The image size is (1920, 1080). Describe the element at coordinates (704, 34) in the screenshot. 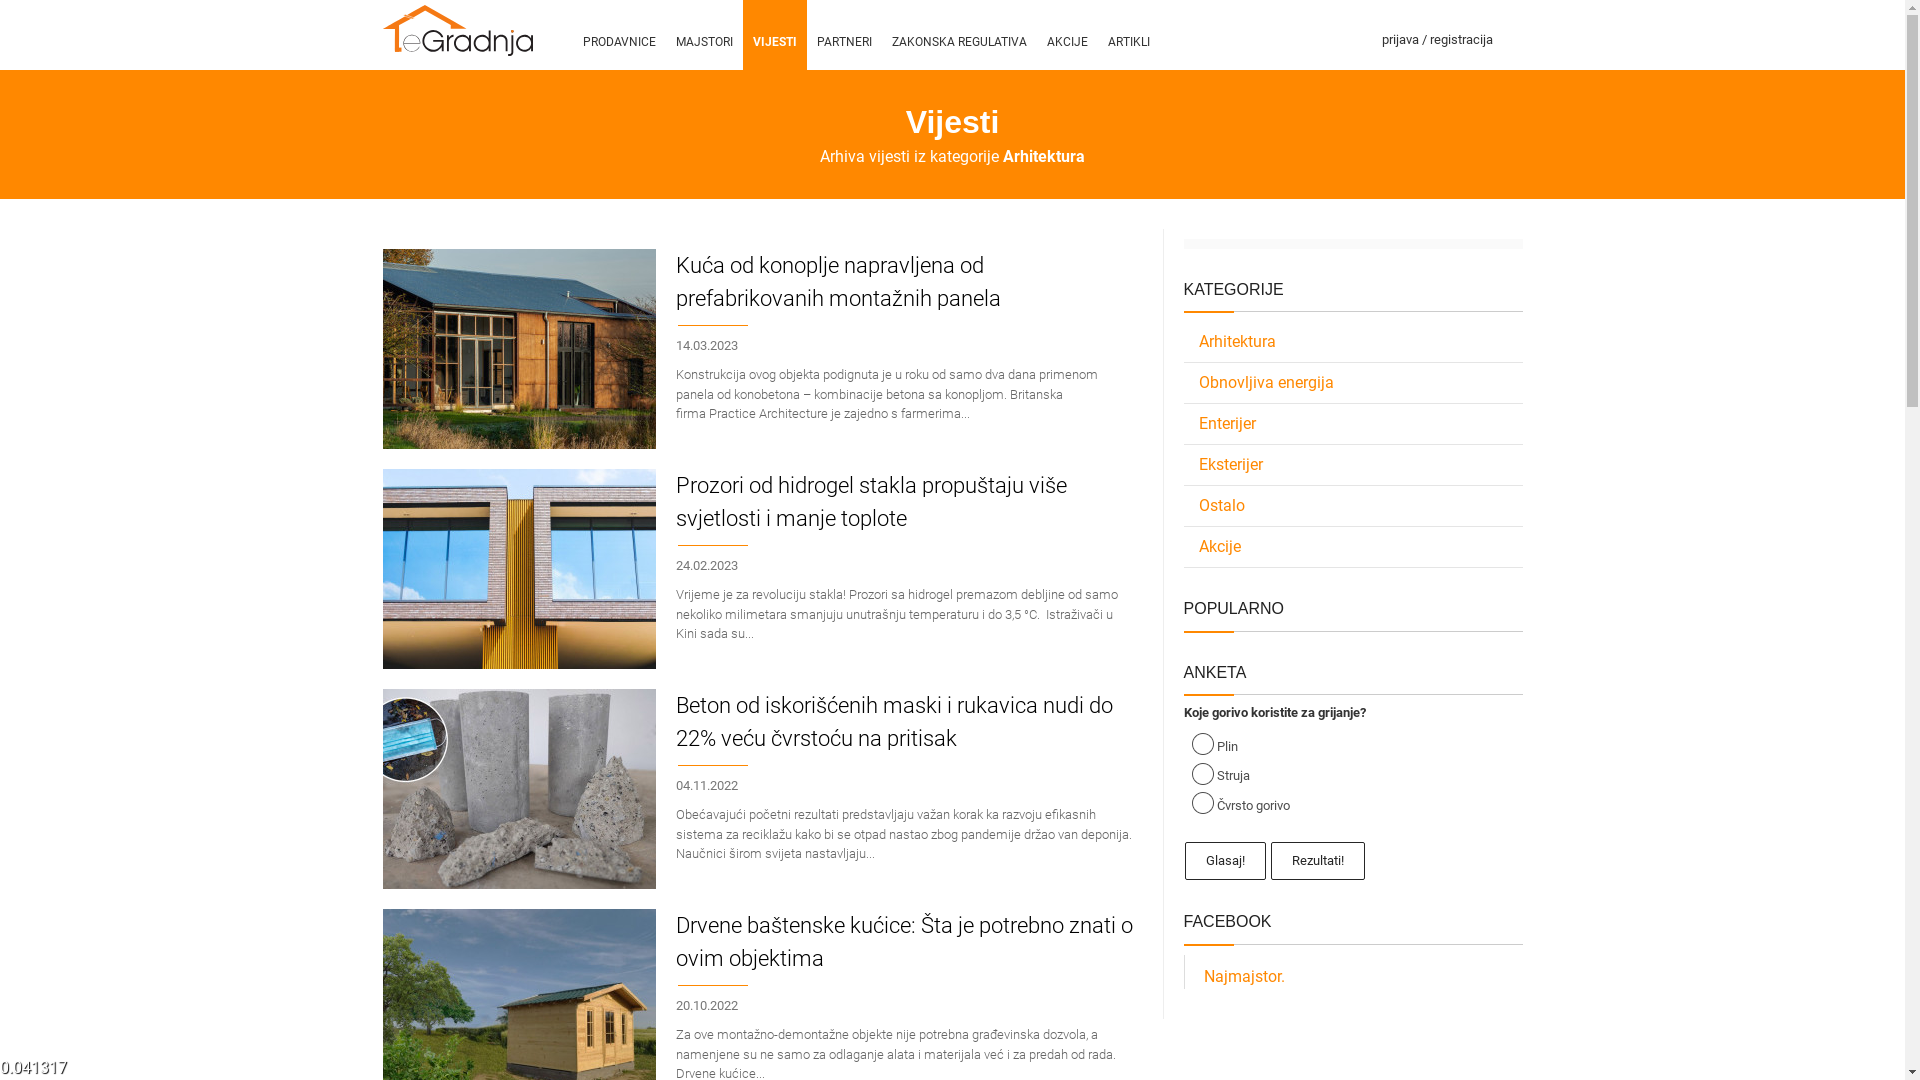

I see `'MAJSTORI'` at that location.